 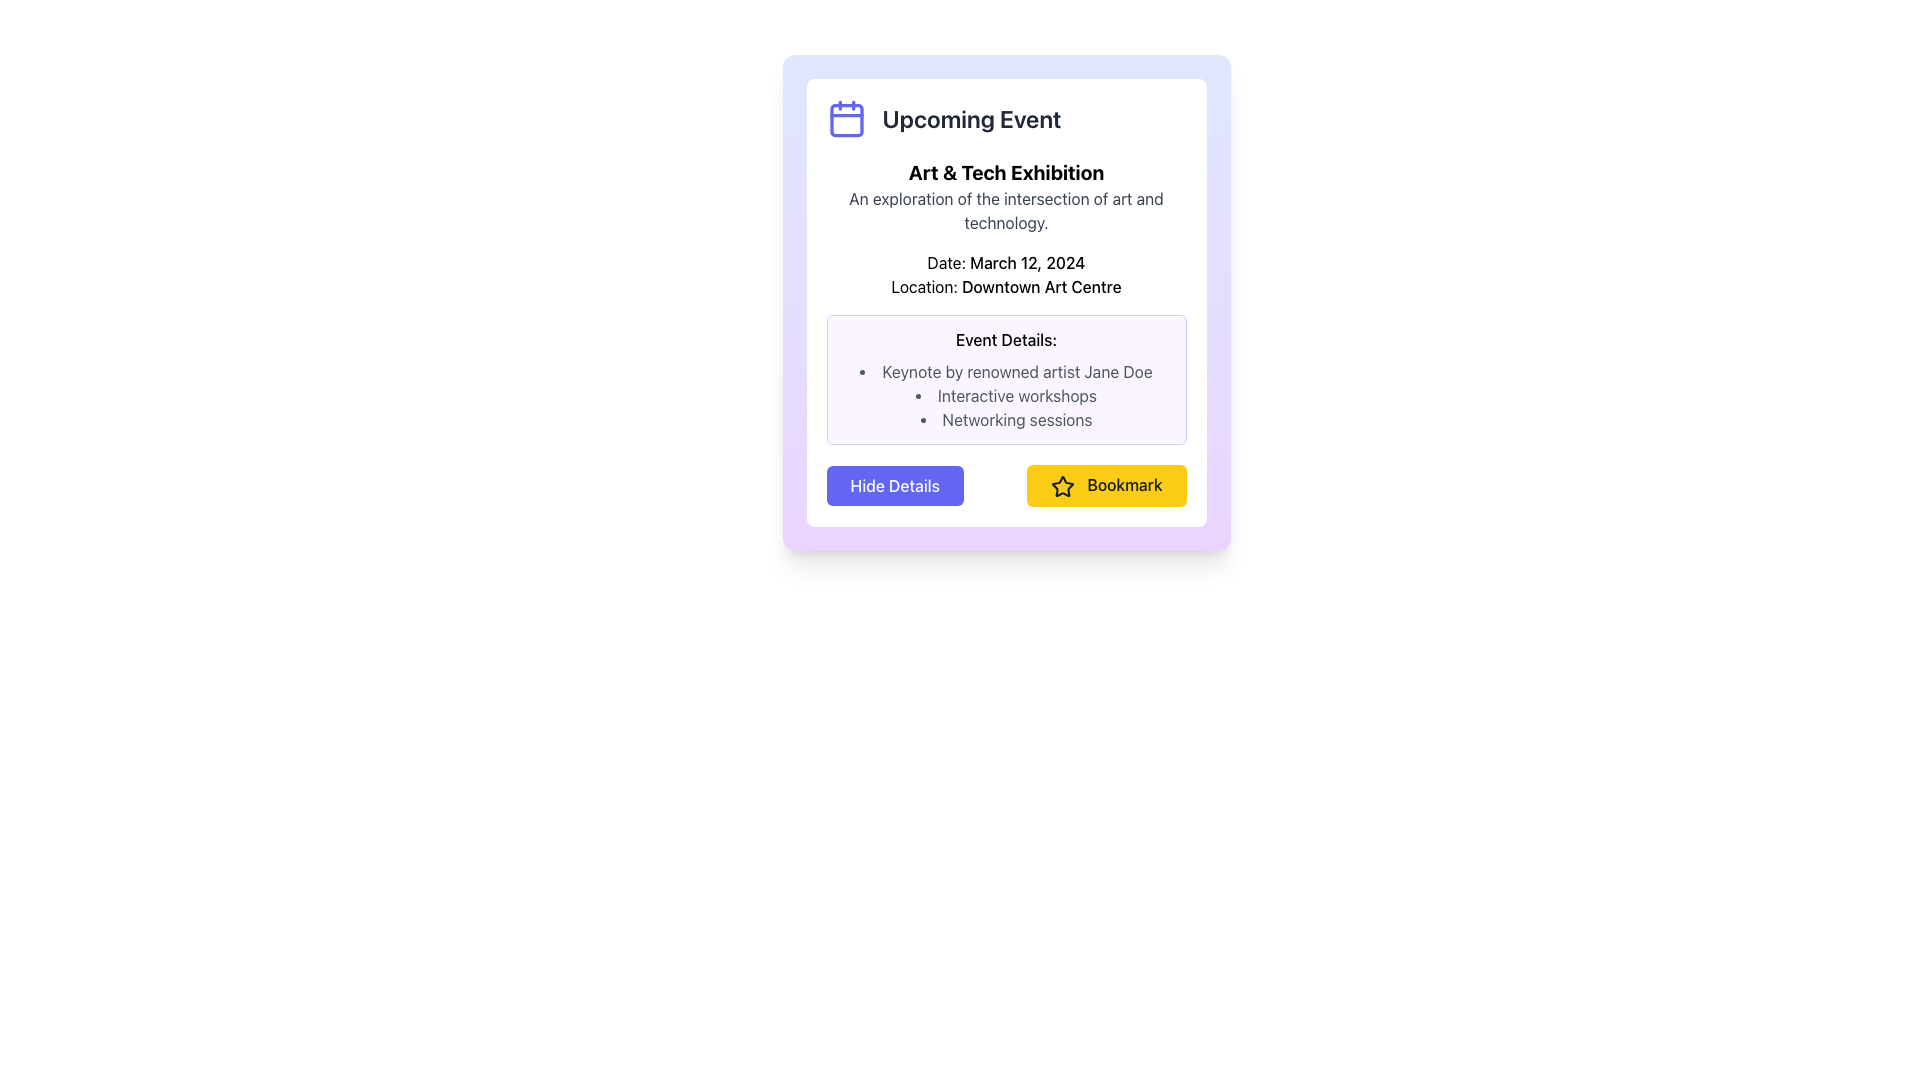 I want to click on the first text item in the bulleted list under the 'Event Details' section of the card interface, which describes one of the activities or highlights of the event, so click(x=1006, y=371).